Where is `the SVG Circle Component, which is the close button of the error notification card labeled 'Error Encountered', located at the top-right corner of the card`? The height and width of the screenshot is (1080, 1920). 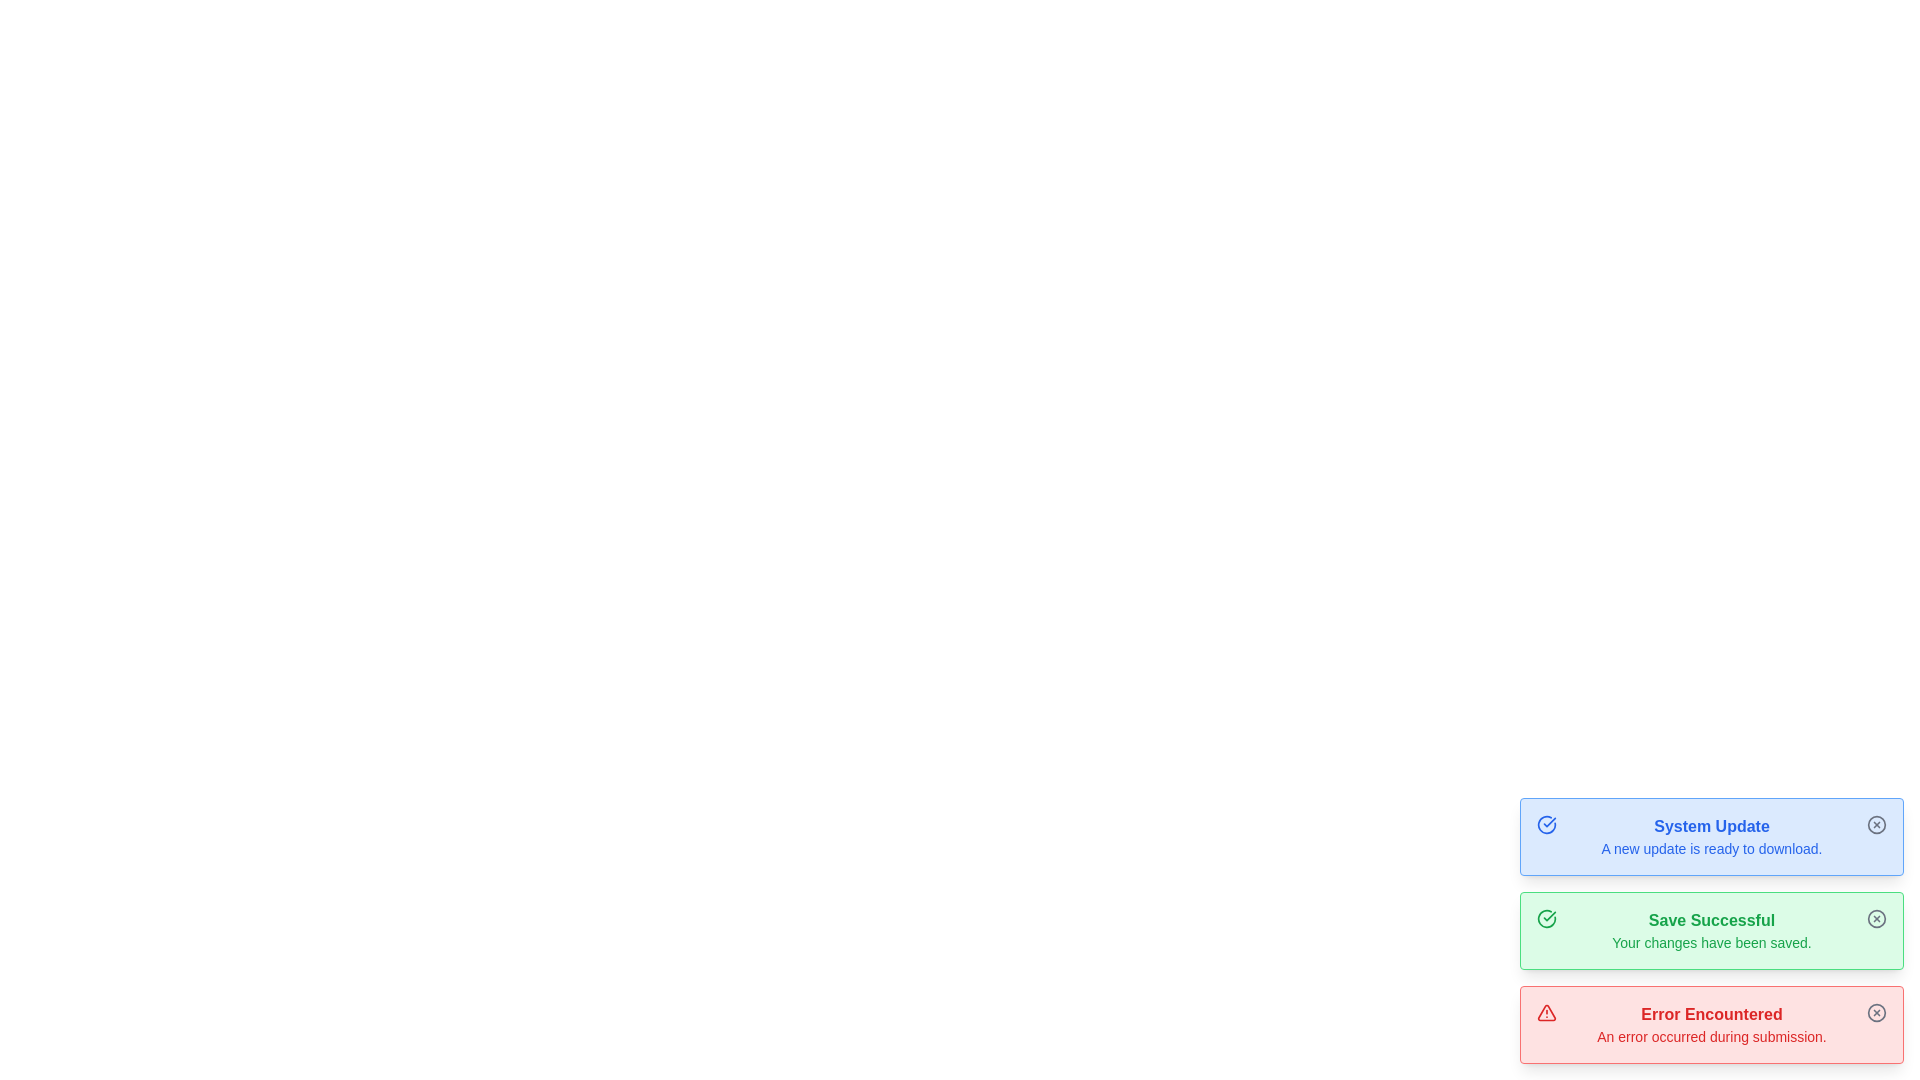 the SVG Circle Component, which is the close button of the error notification card labeled 'Error Encountered', located at the top-right corner of the card is located at coordinates (1875, 1013).